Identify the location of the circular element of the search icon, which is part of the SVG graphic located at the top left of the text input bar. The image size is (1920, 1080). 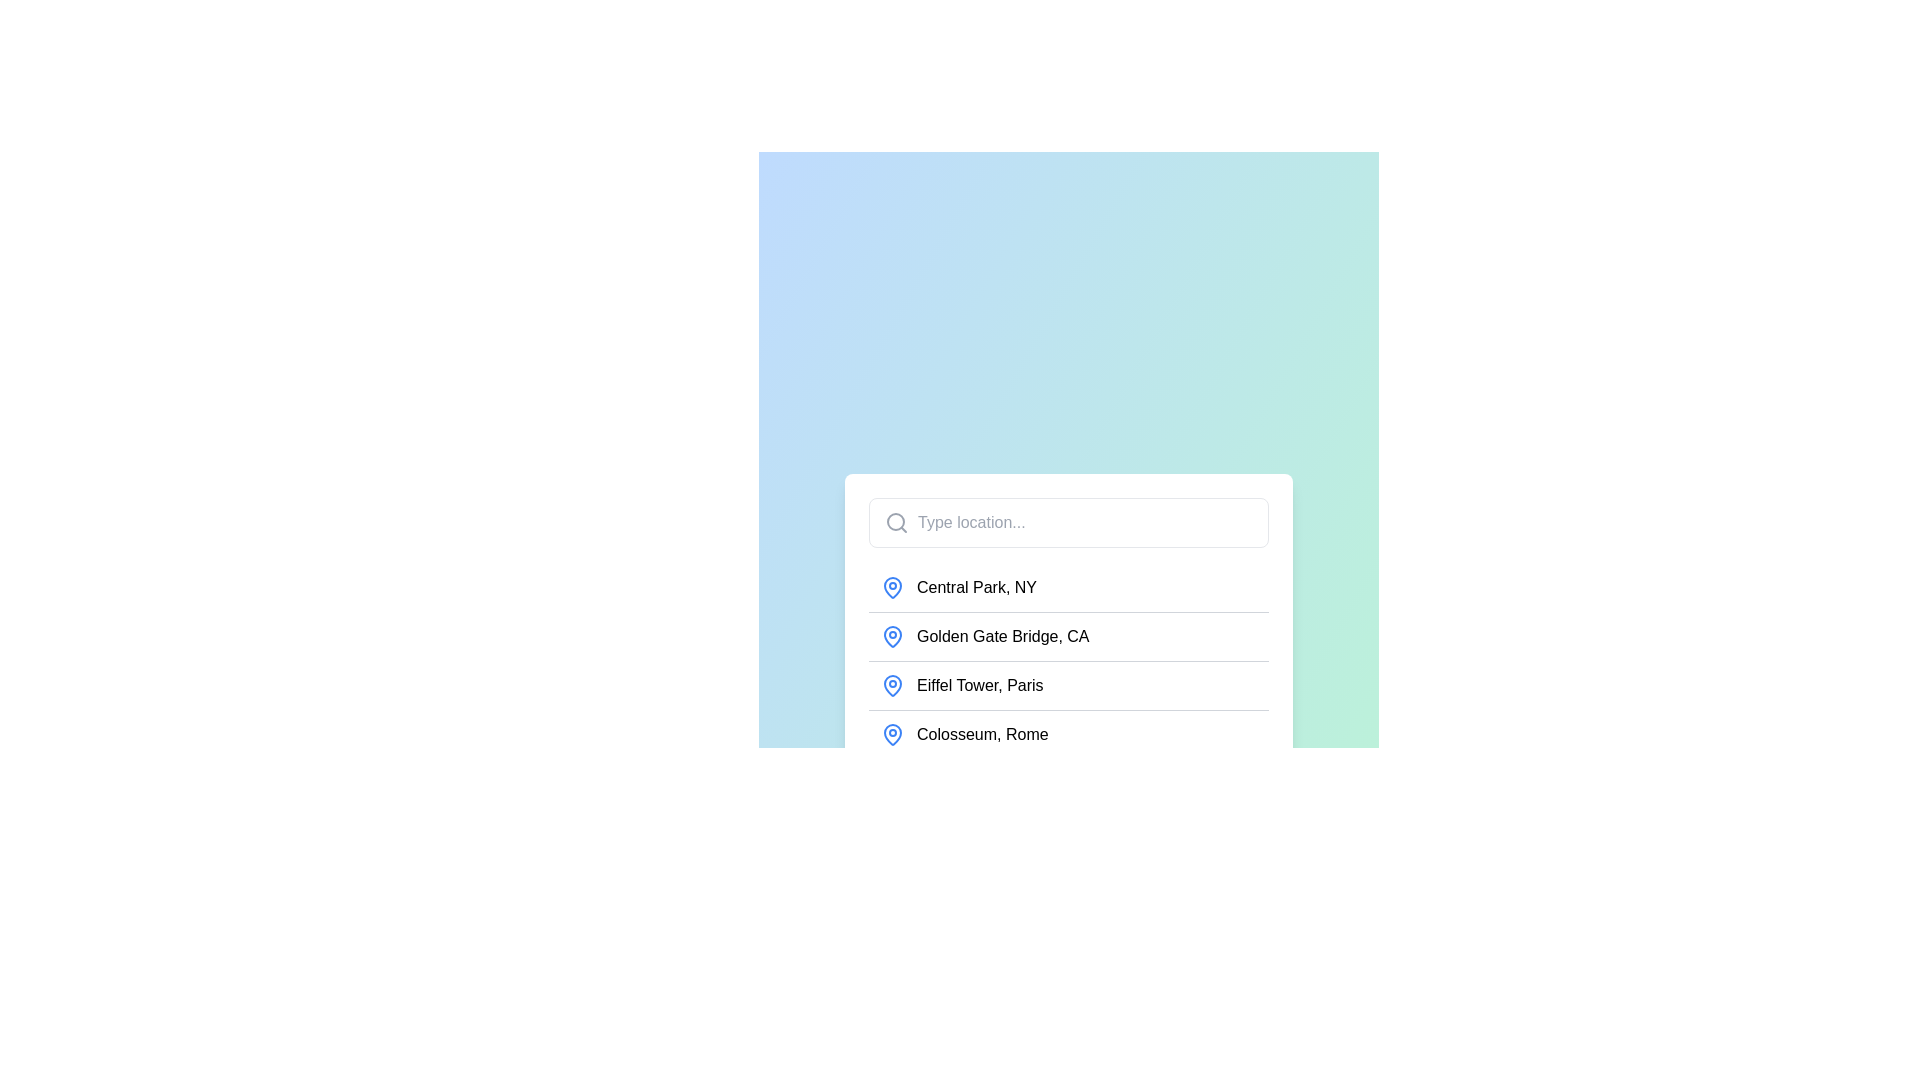
(895, 520).